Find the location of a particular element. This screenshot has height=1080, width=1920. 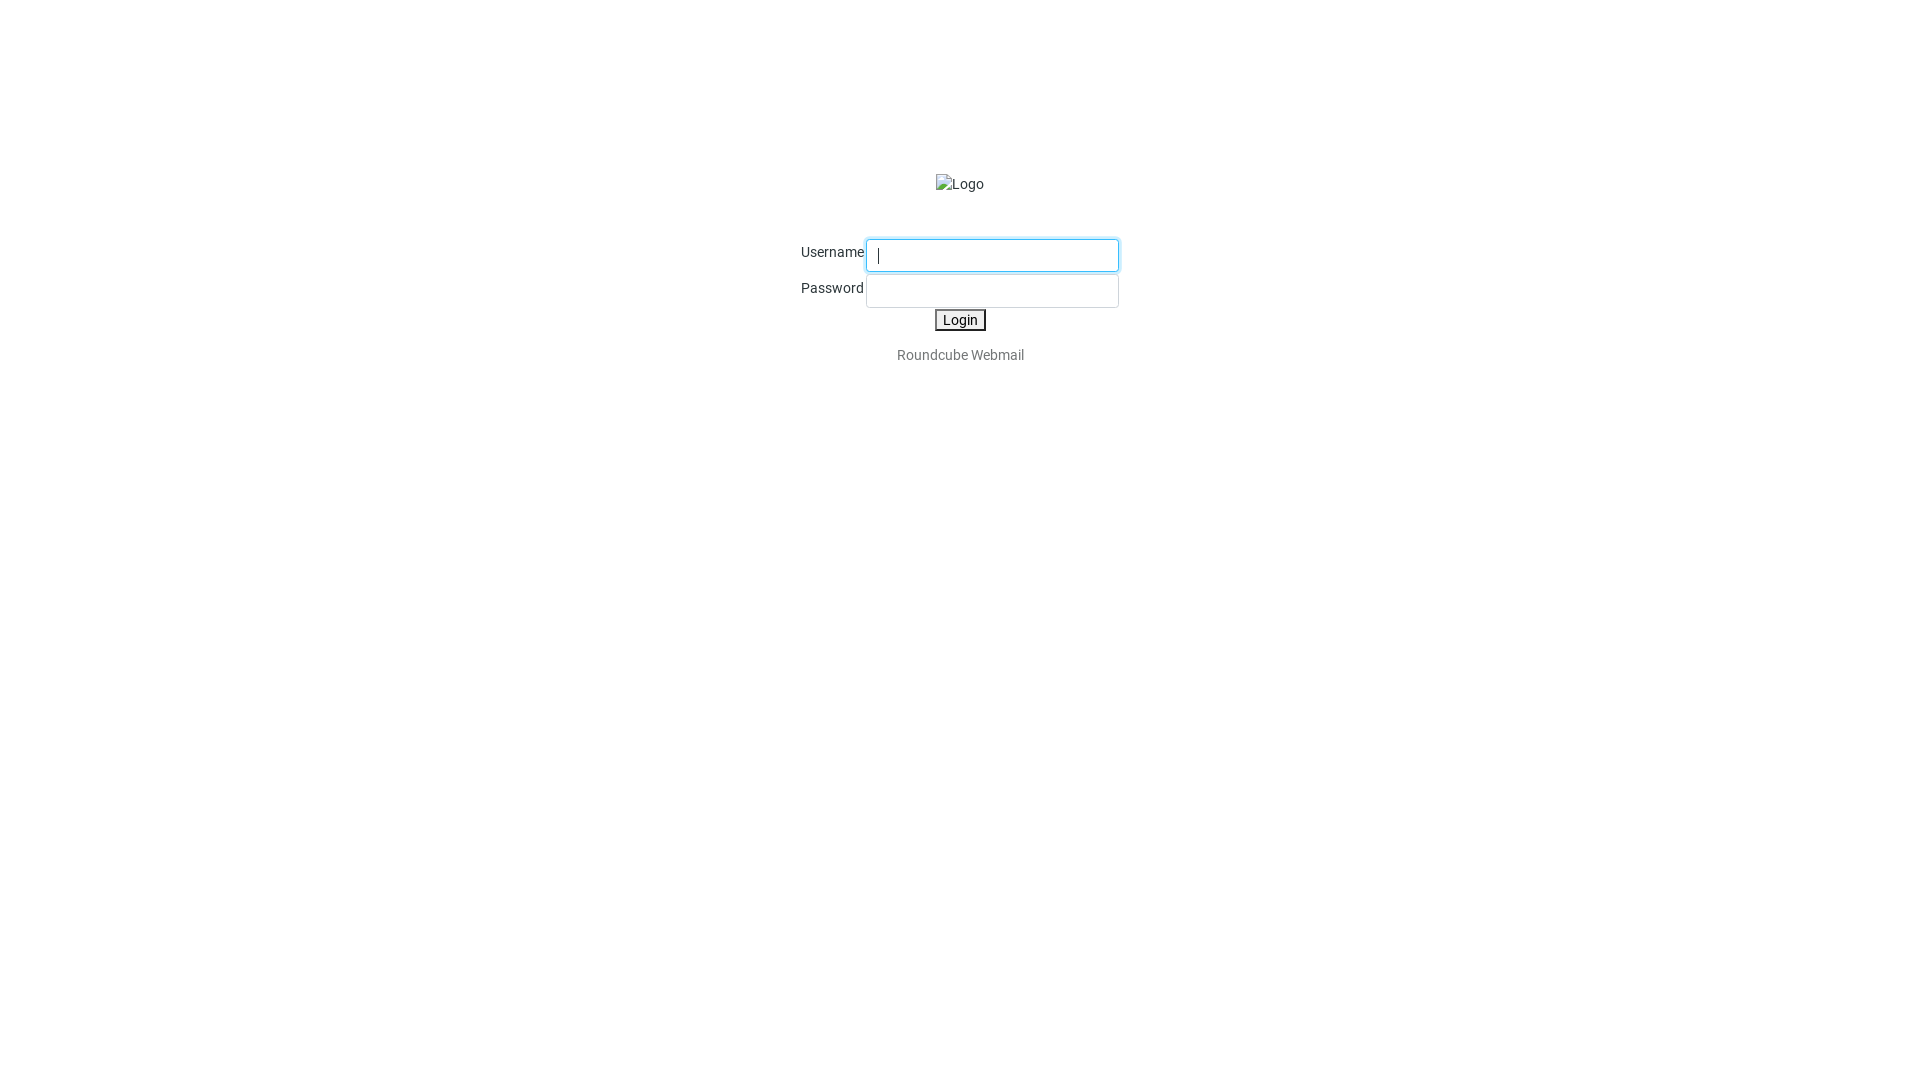

'Login' is located at coordinates (958, 319).